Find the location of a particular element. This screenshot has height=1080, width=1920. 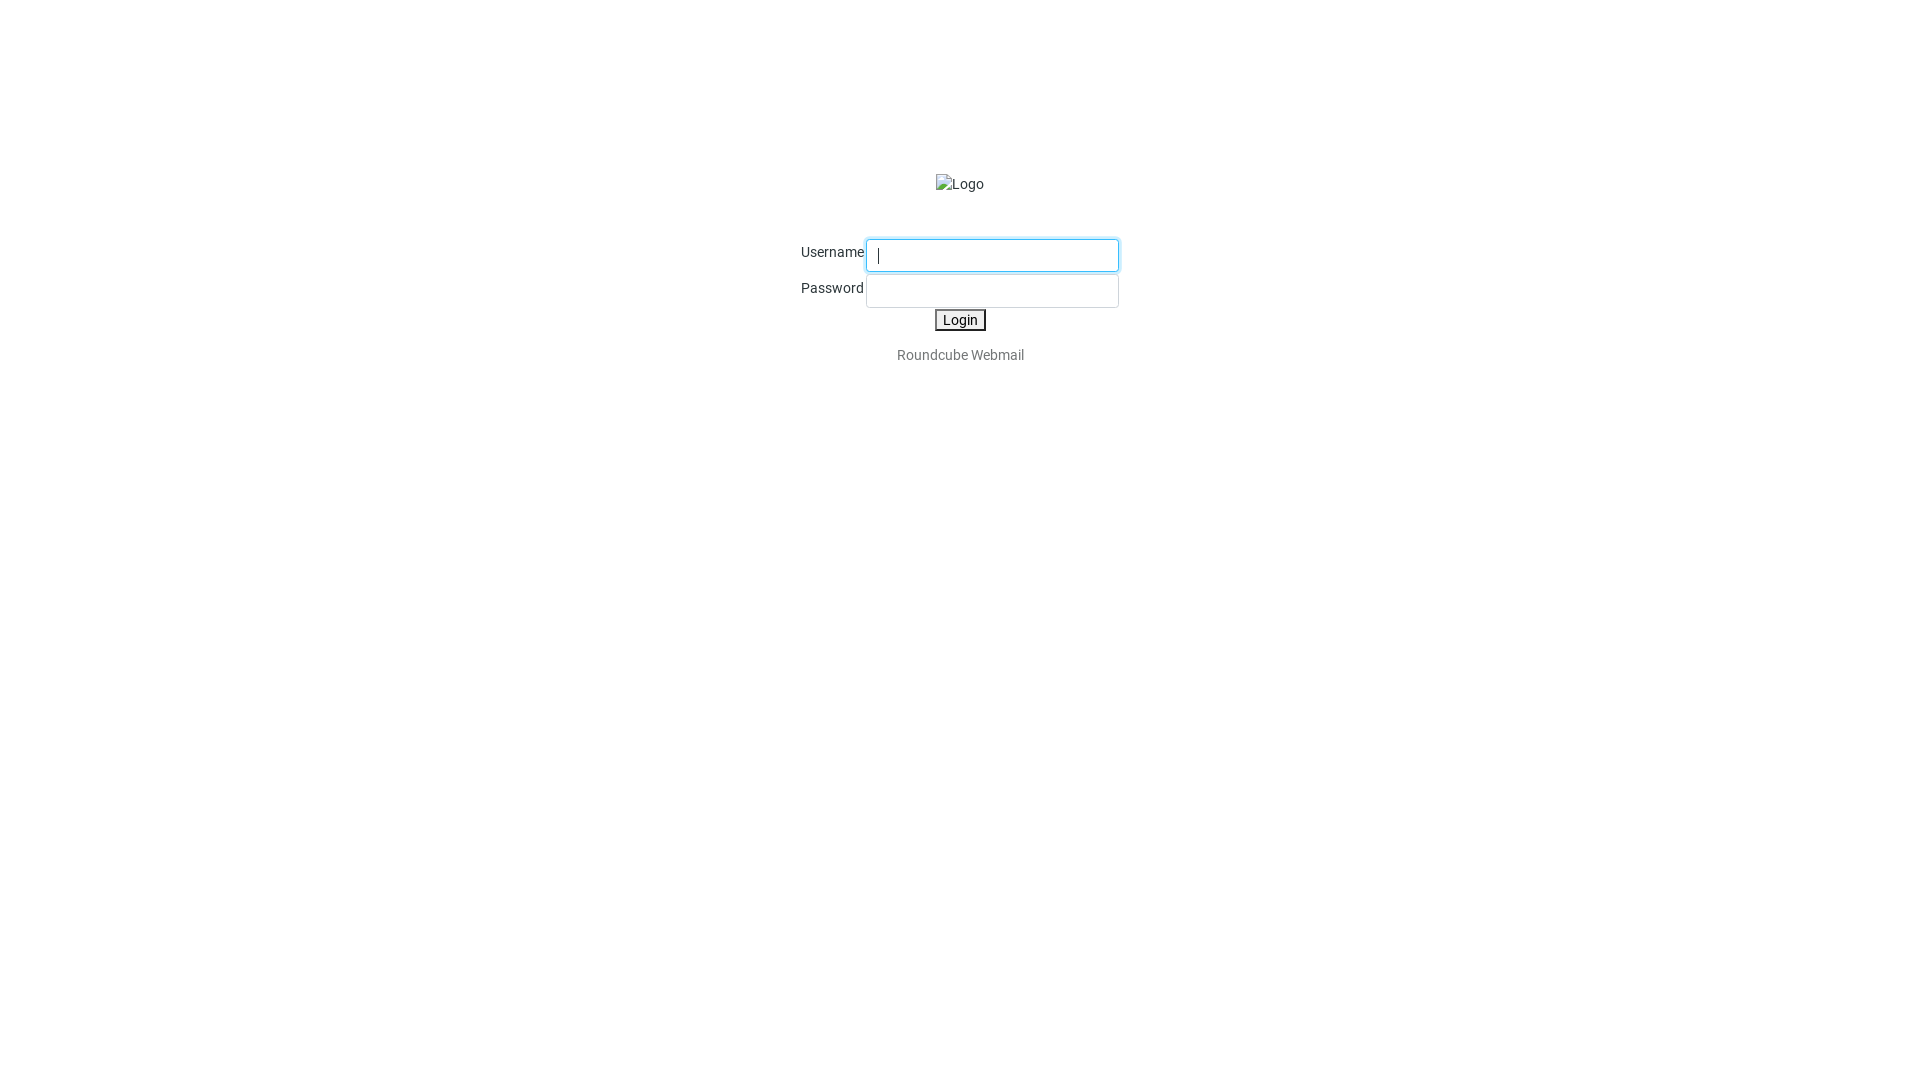

'Login' is located at coordinates (958, 319).